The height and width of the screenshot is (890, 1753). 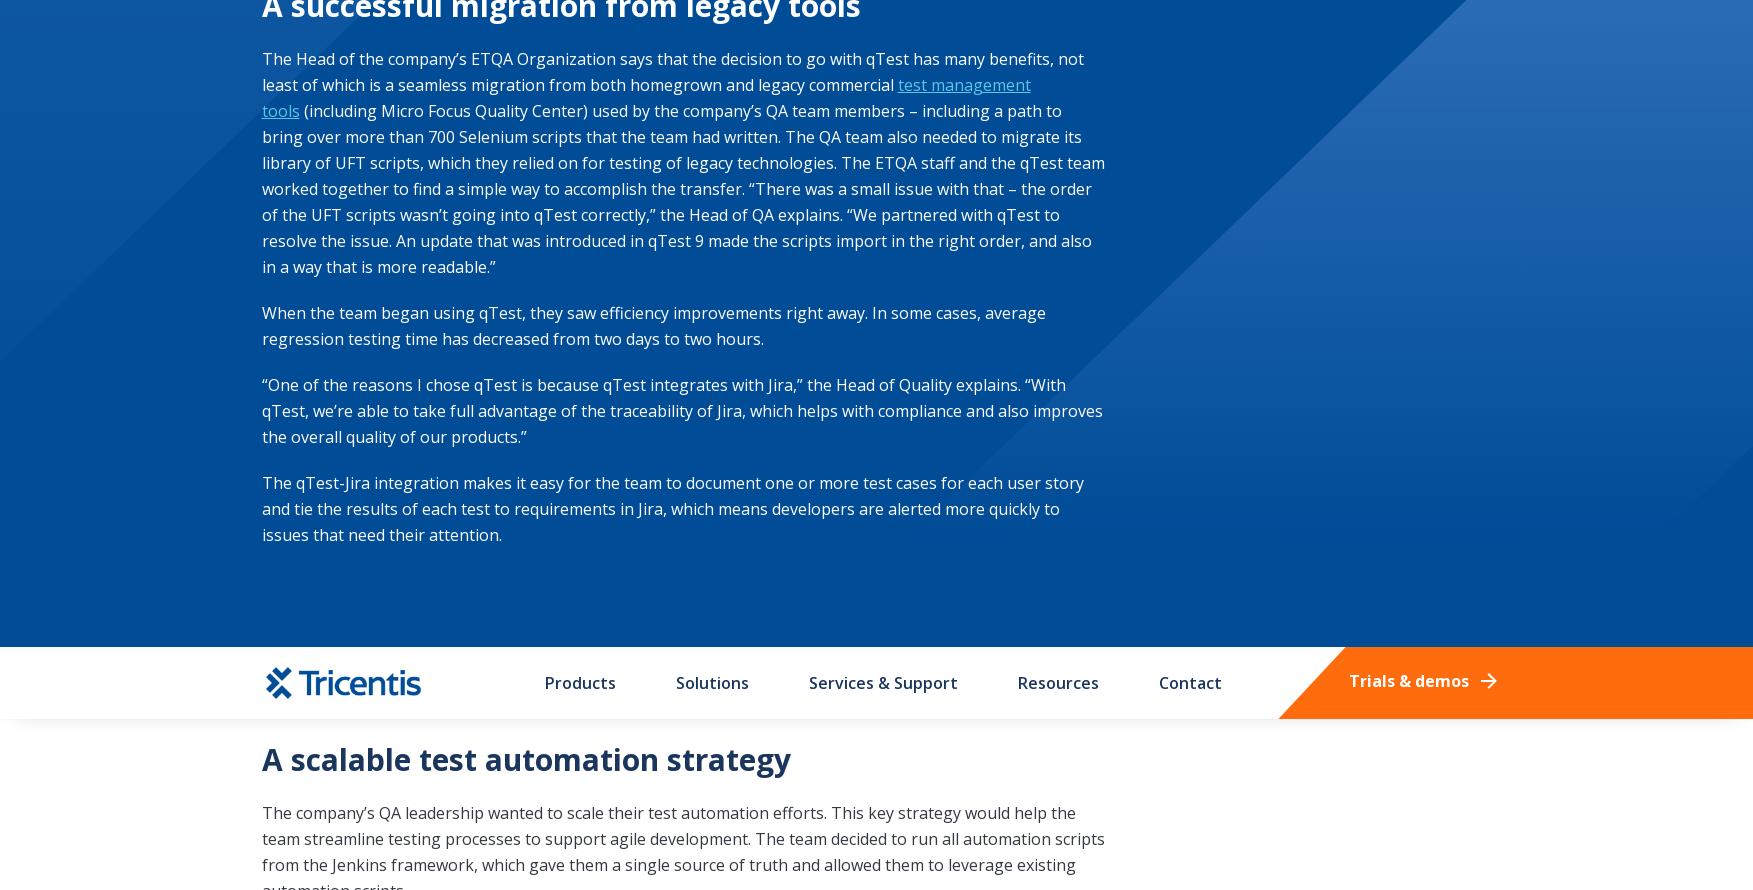 I want to click on 'Sitemap', so click(x=1436, y=212).